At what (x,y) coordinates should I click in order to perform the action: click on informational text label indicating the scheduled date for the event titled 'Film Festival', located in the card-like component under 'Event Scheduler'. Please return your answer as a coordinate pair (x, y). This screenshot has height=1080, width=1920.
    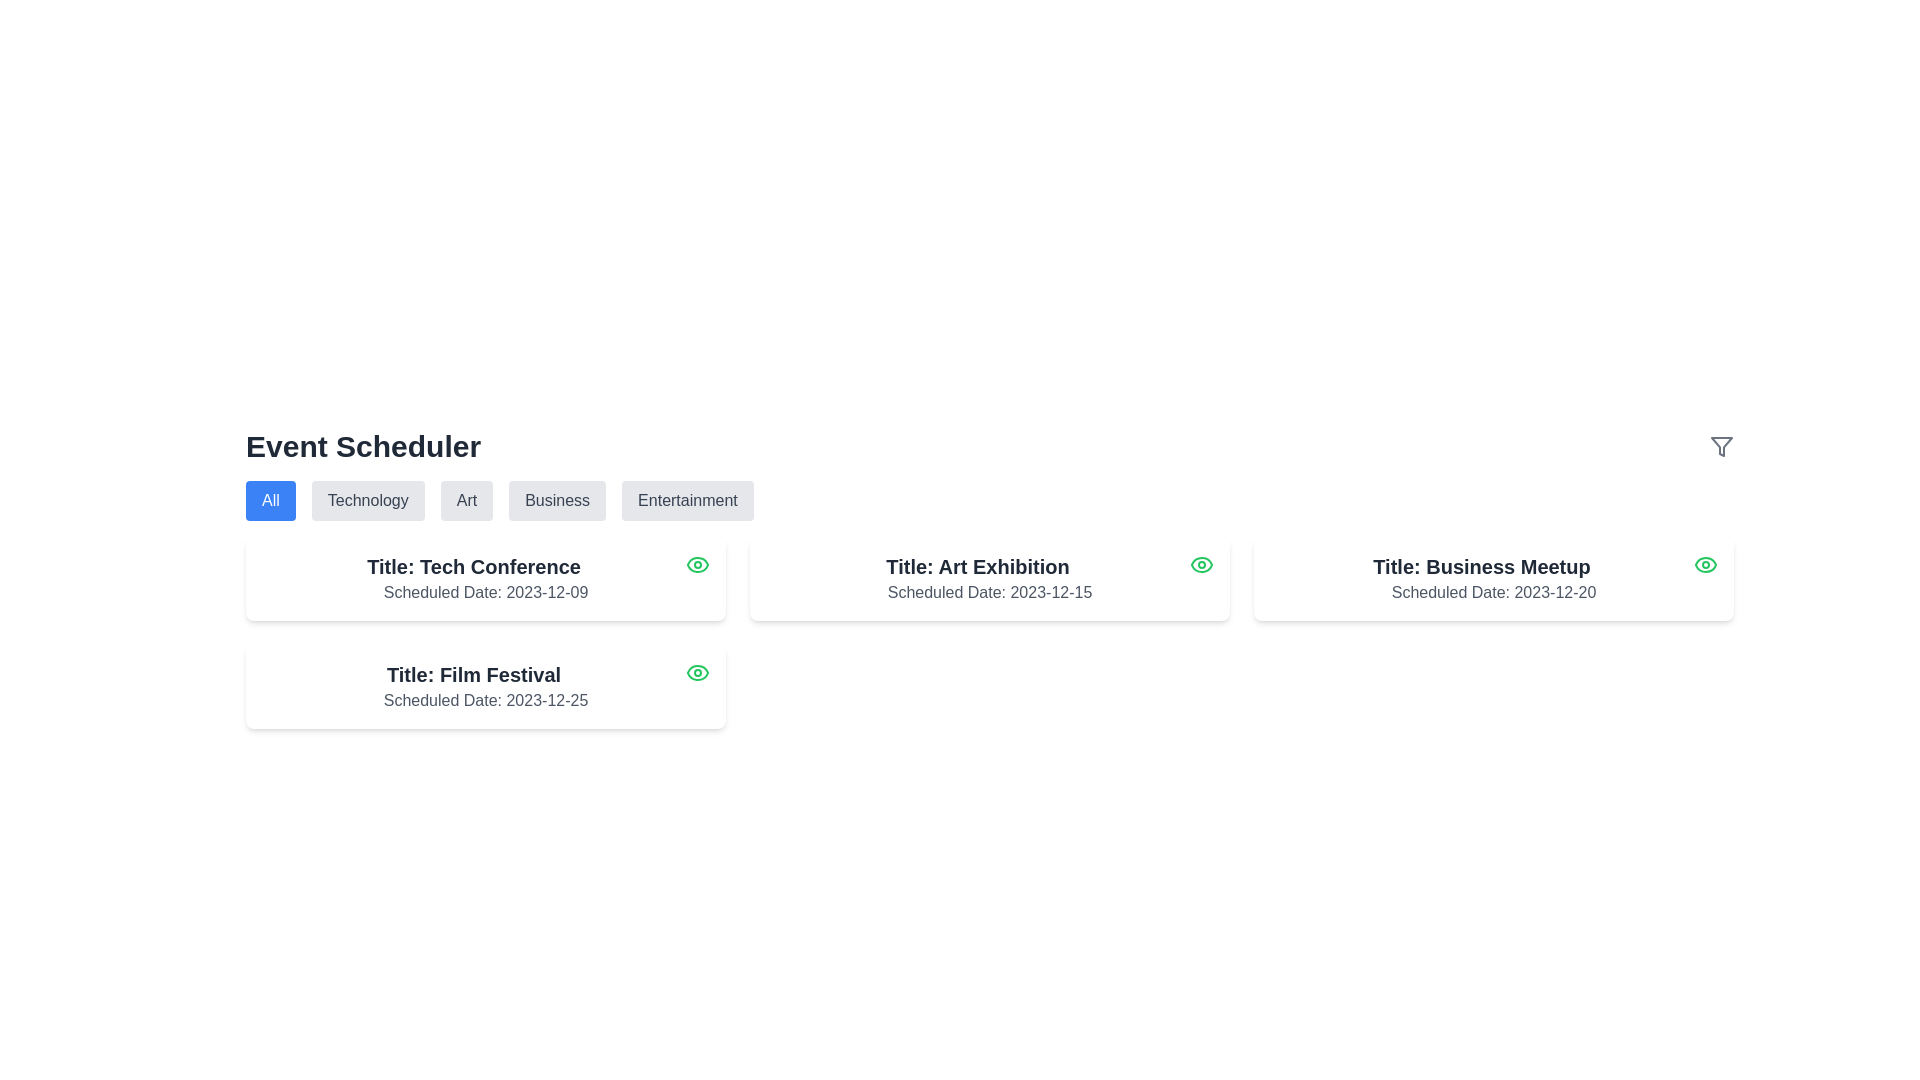
    Looking at the image, I should click on (485, 700).